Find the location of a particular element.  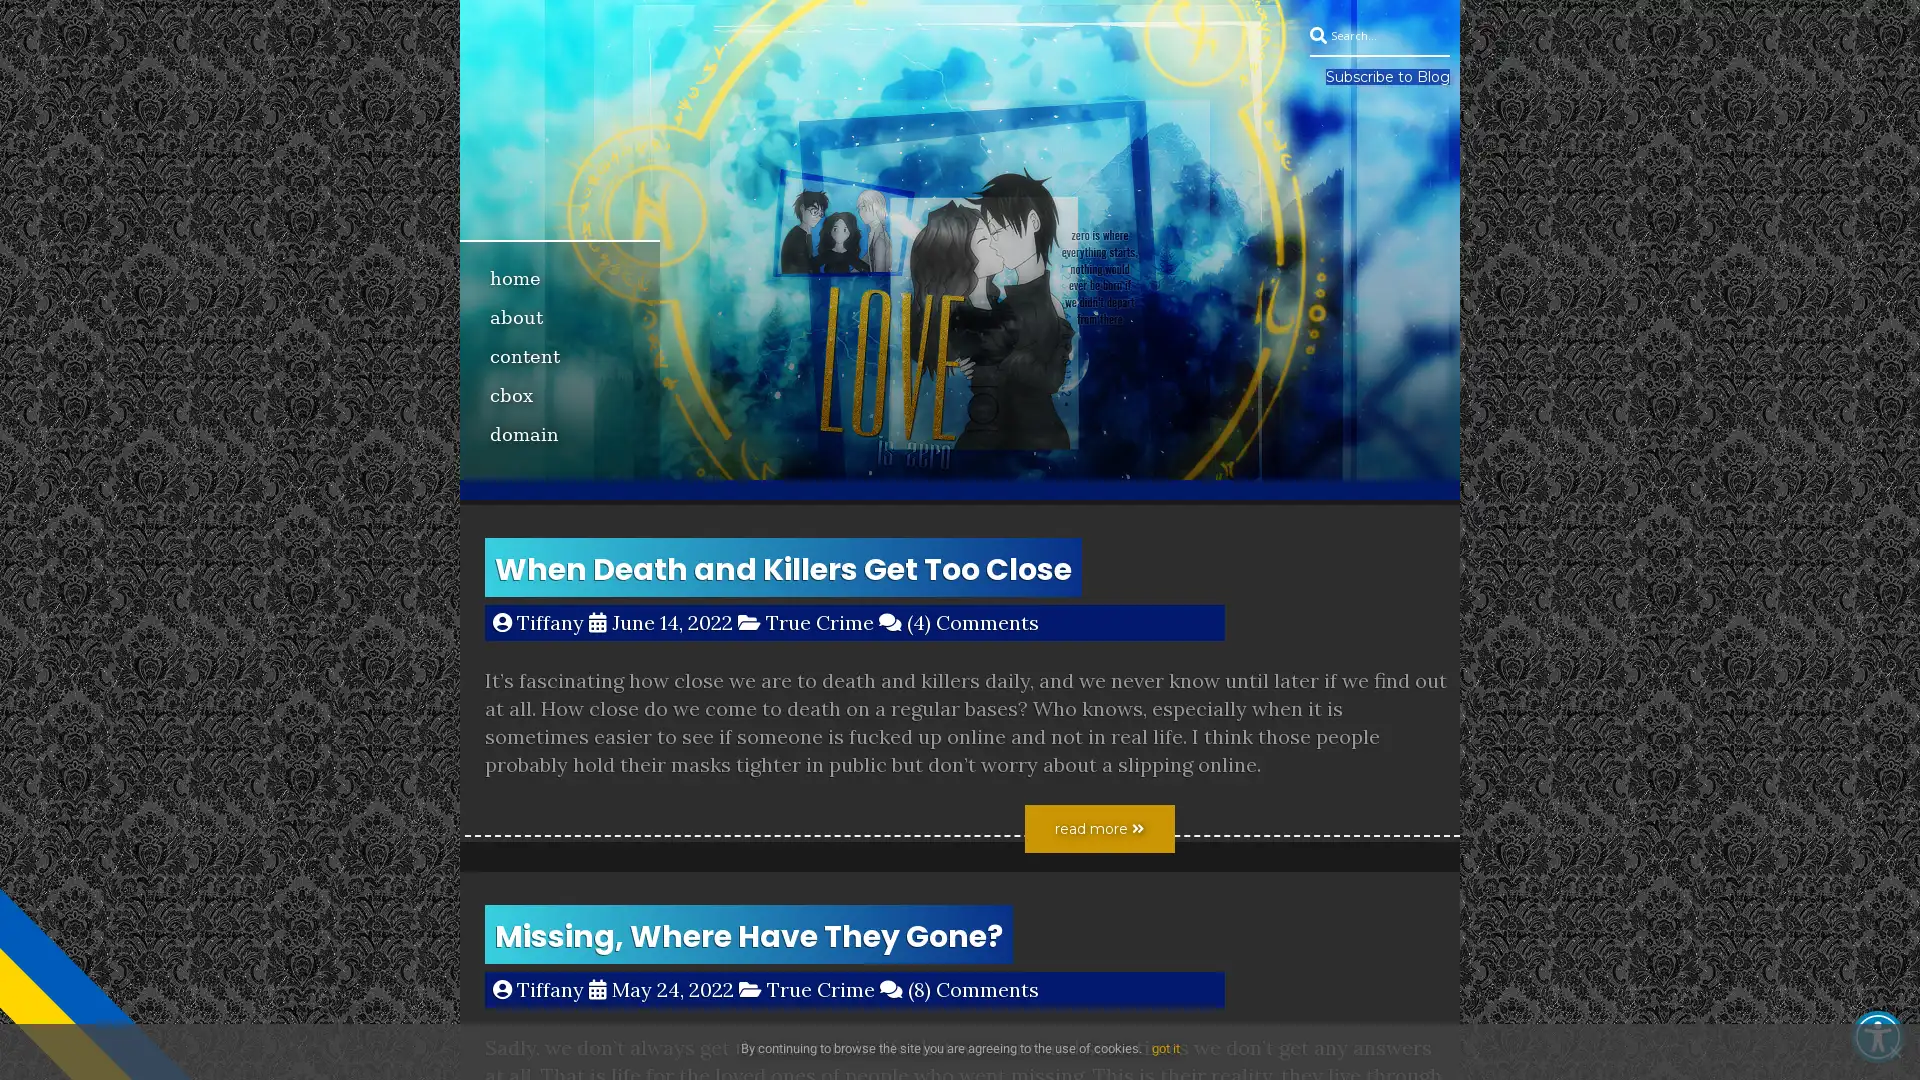

Open Accessibility Toolbar is located at coordinates (1876, 1036).